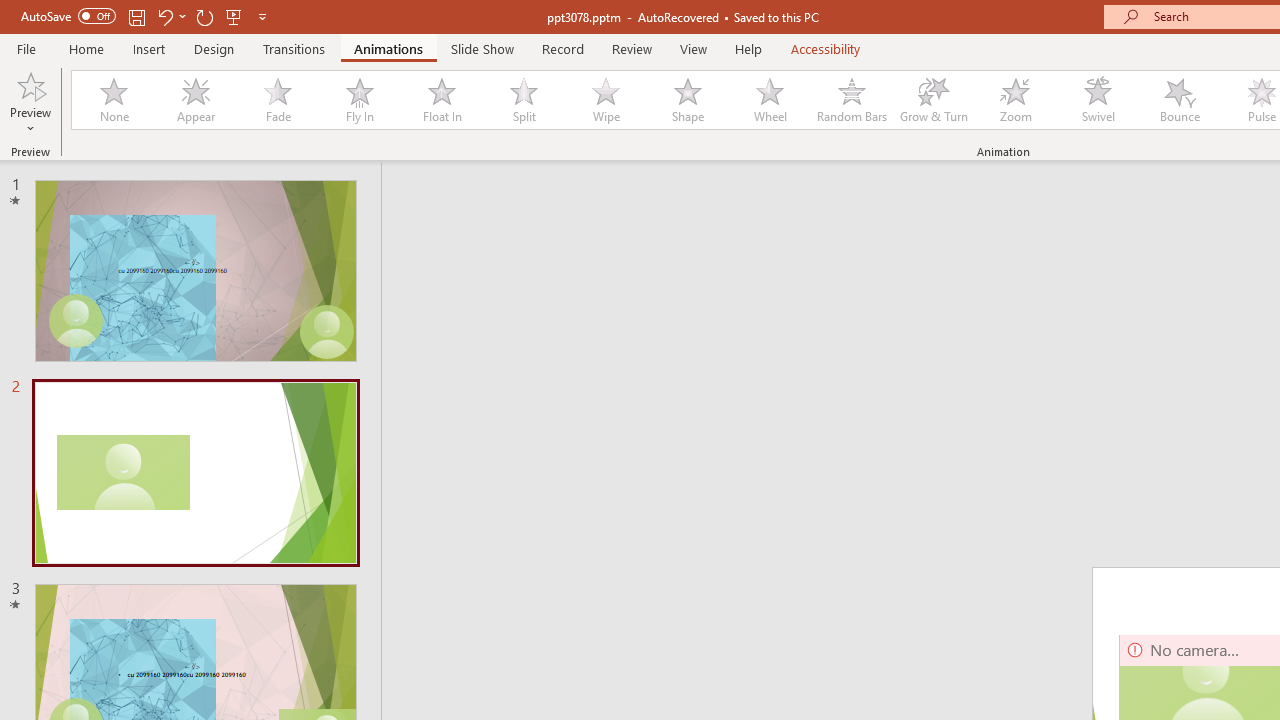  What do you see at coordinates (1016, 100) in the screenshot?
I see `'Zoom'` at bounding box center [1016, 100].